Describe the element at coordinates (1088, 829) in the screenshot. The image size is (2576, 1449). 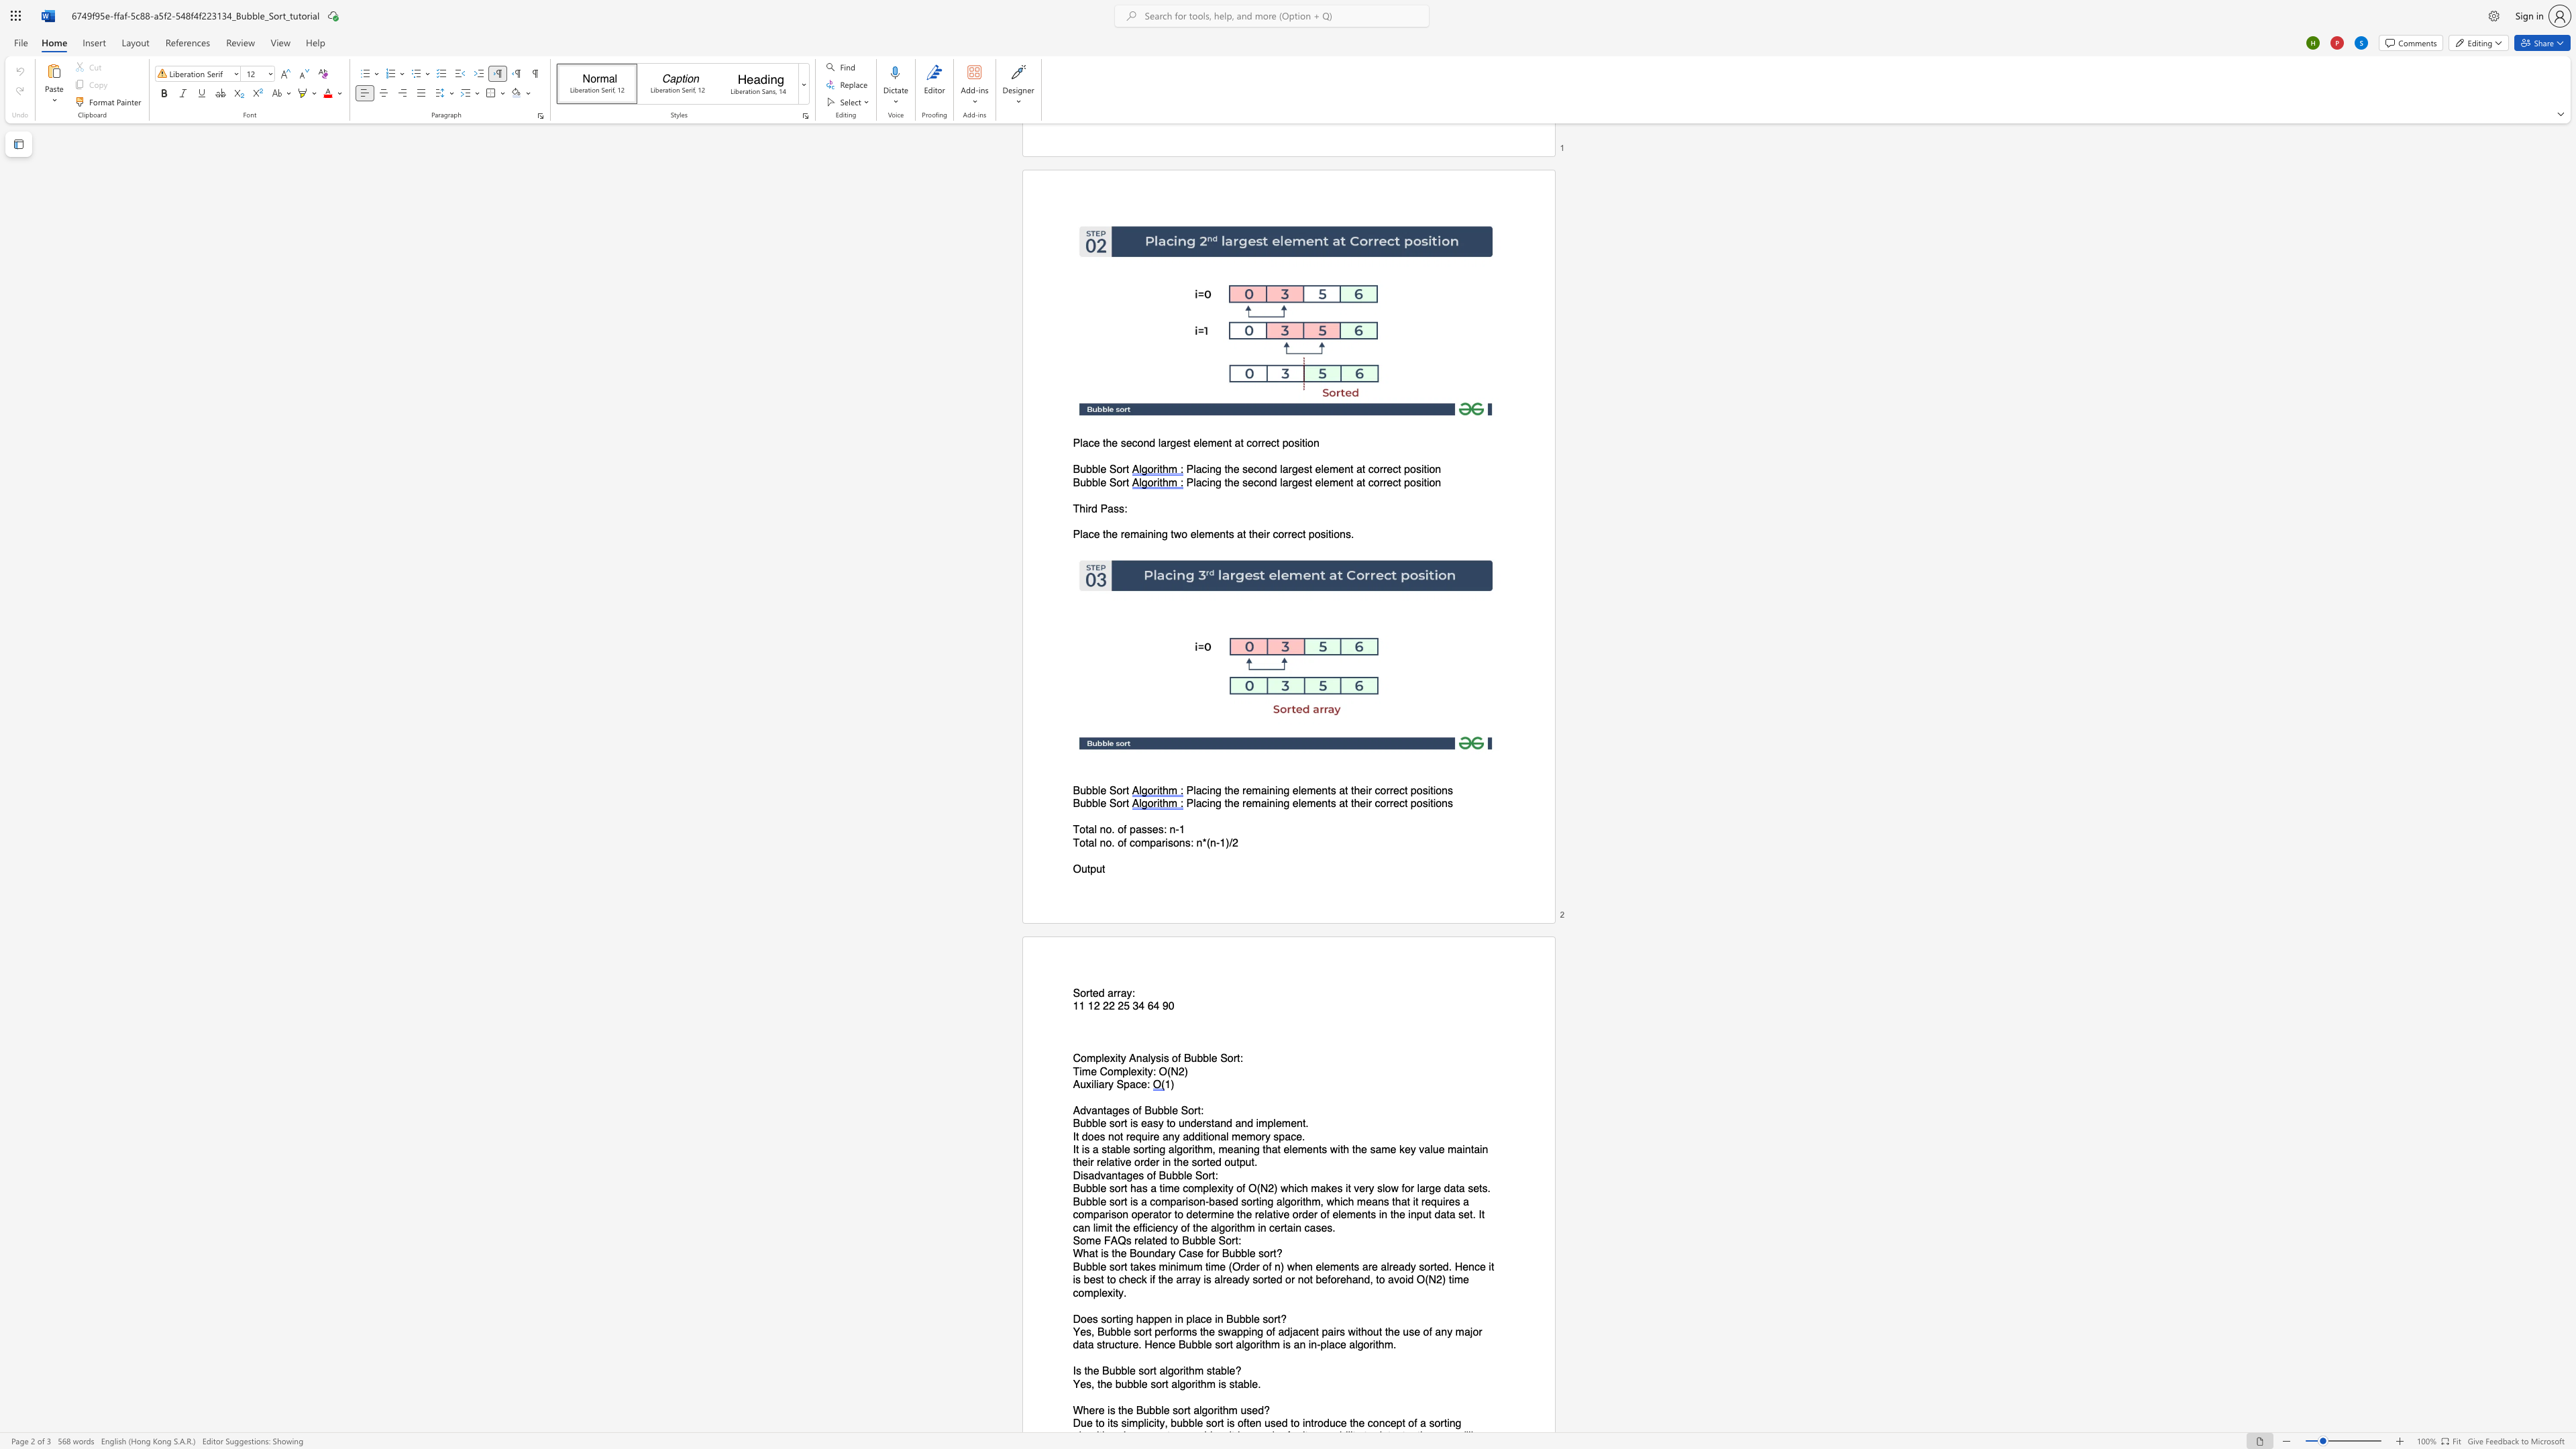
I see `the space between the continuous character "t" and "a" in the text` at that location.